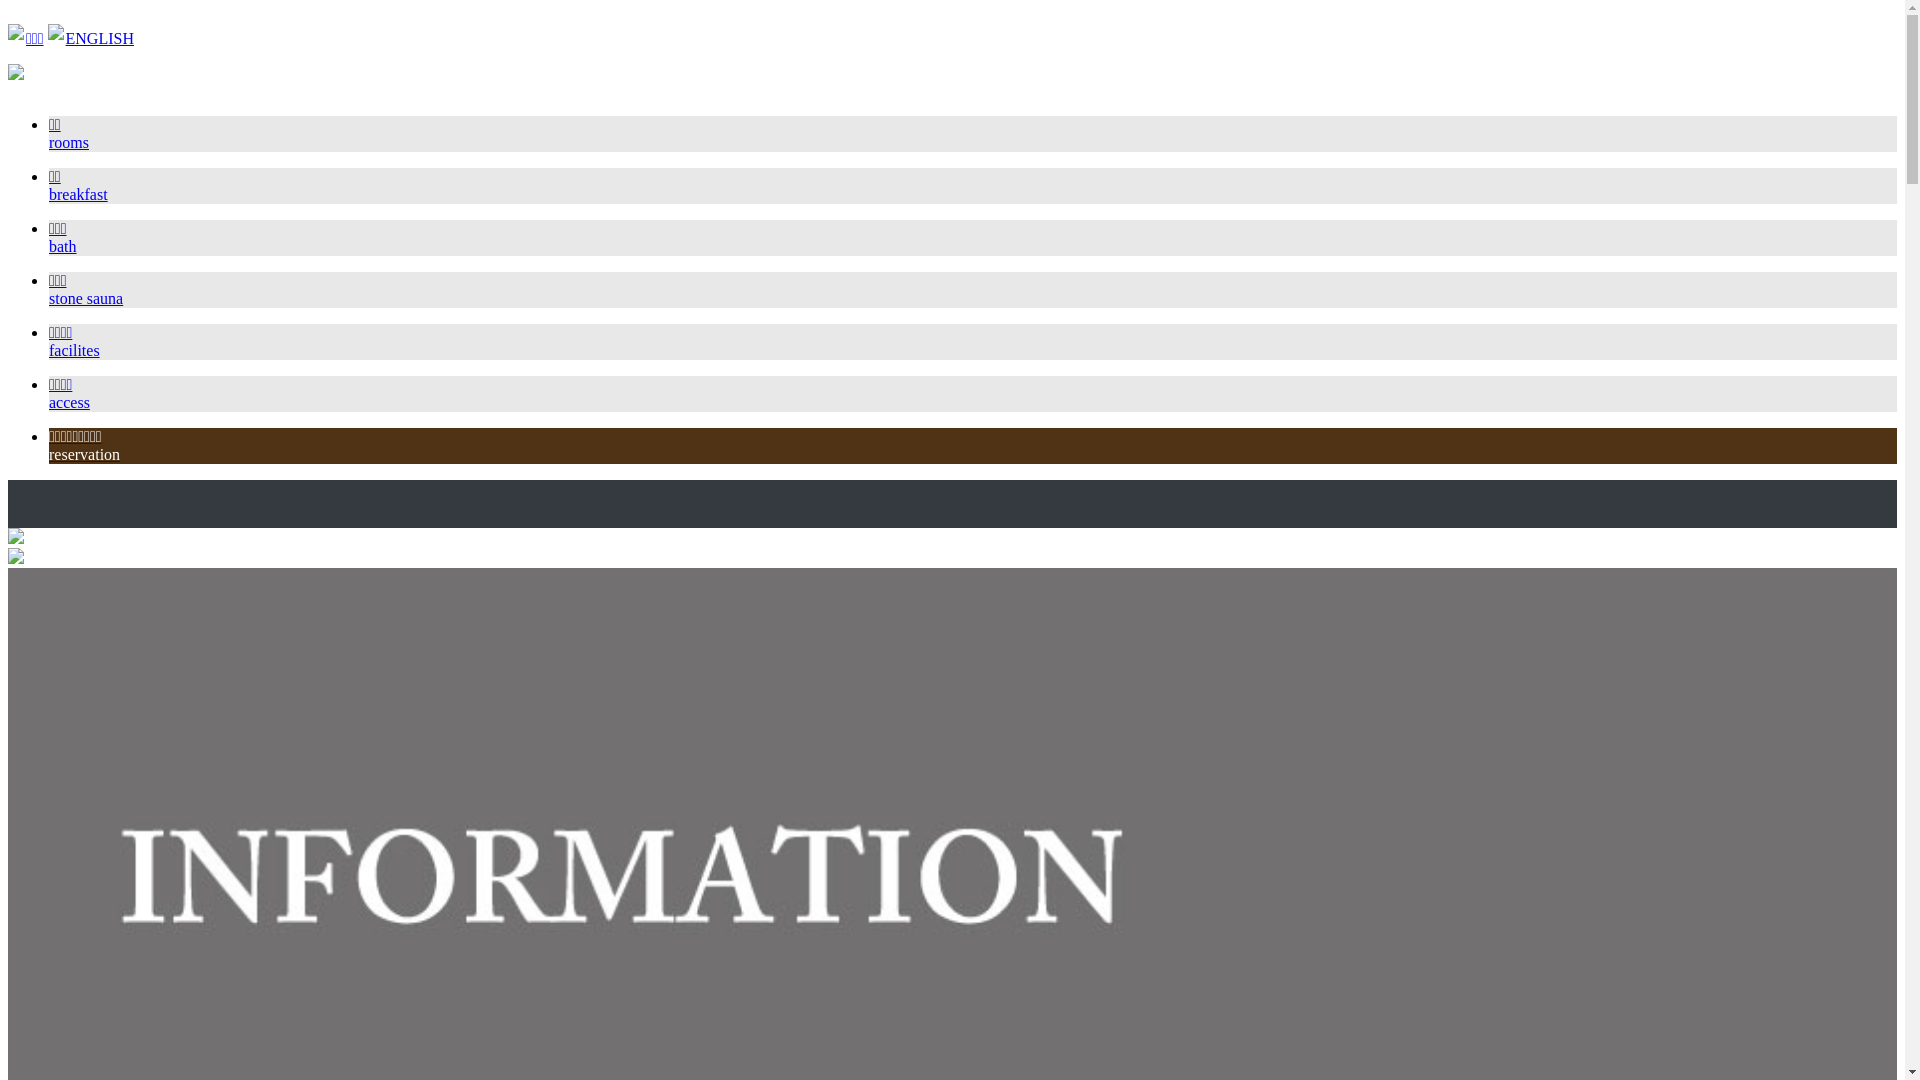  Describe the element at coordinates (66, 38) in the screenshot. I see `'ENGLISH'` at that location.